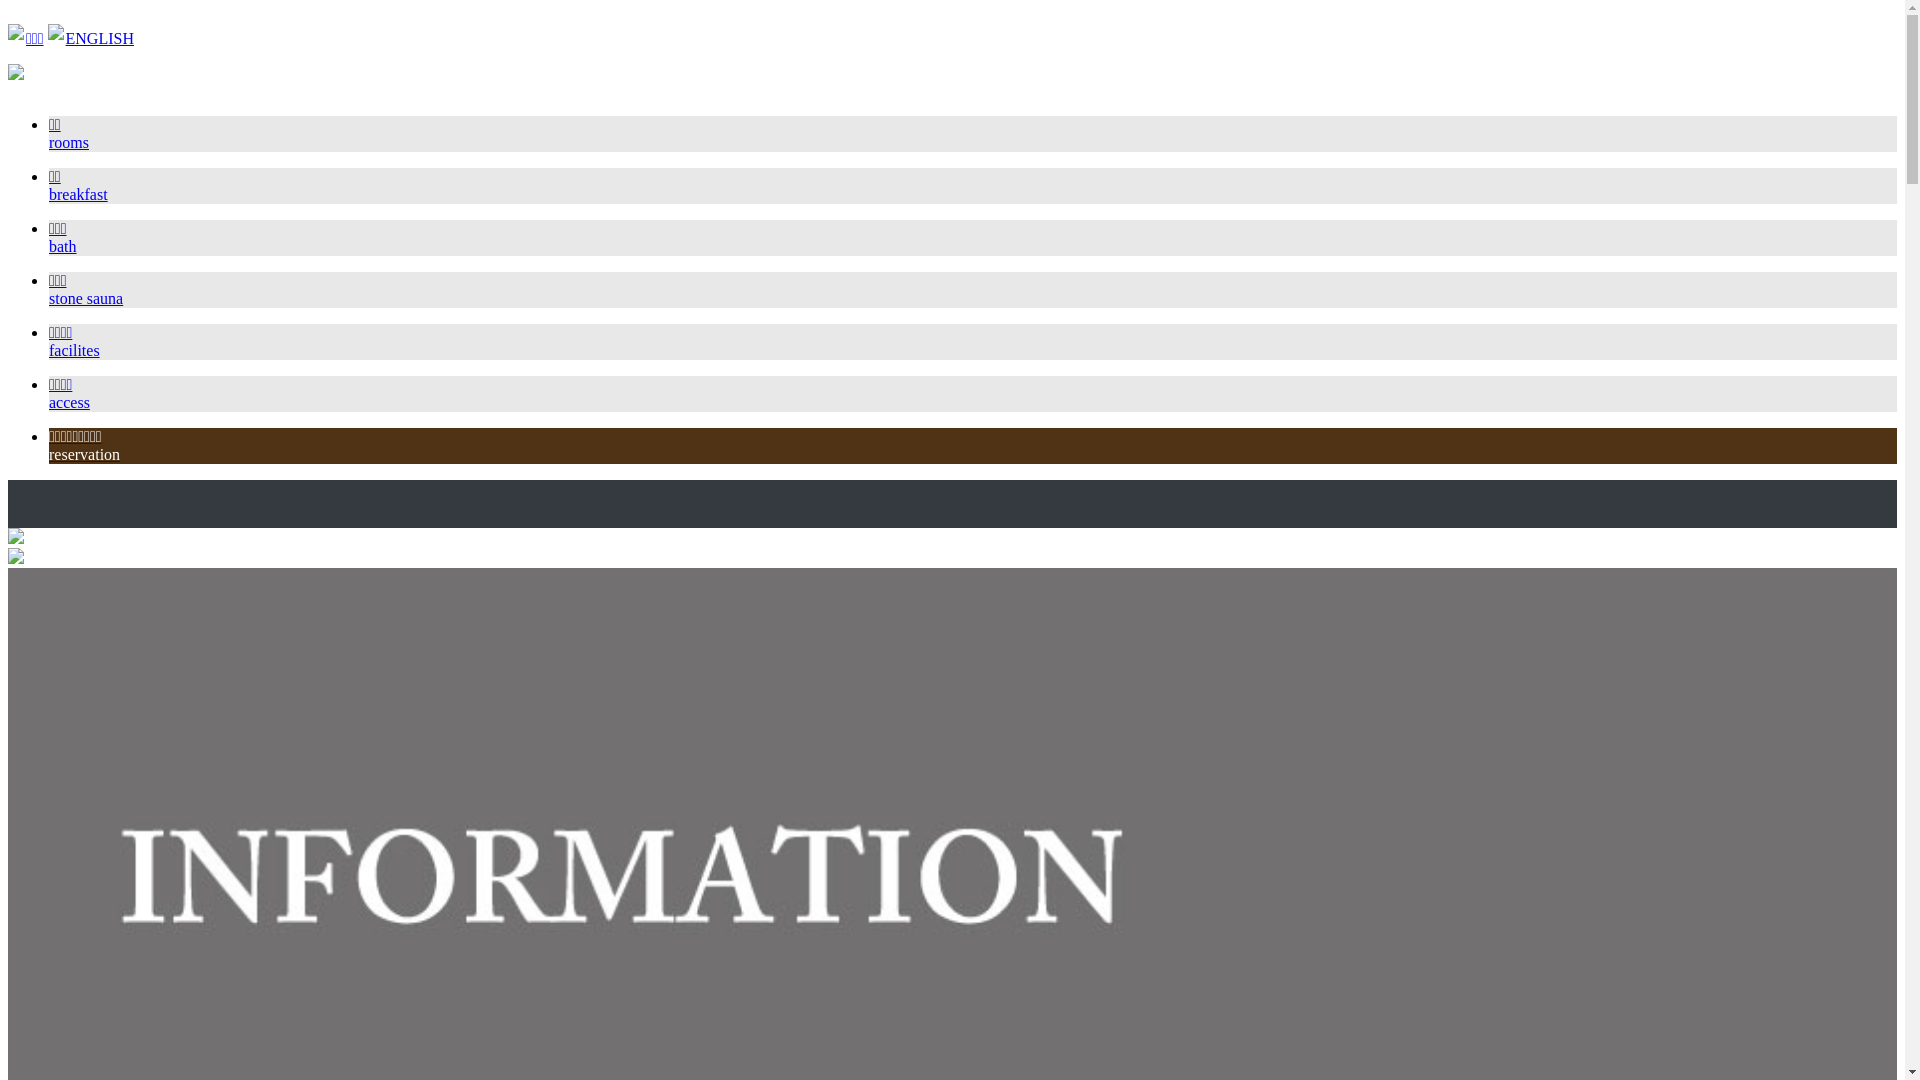  Describe the element at coordinates (66, 38) in the screenshot. I see `'ENGLISH'` at that location.